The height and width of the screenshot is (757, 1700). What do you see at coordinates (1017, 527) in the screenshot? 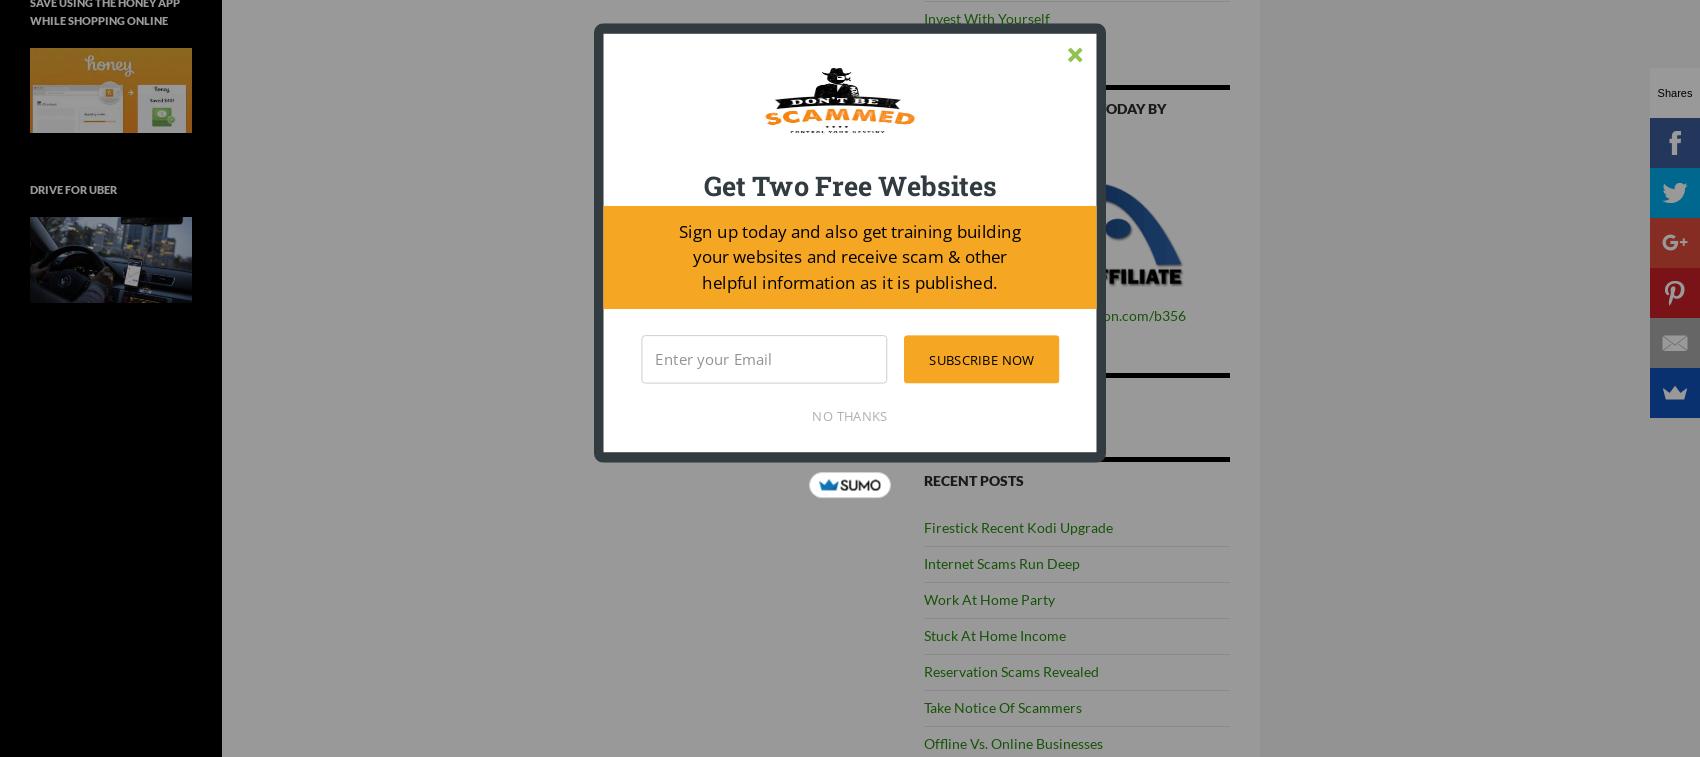
I see `'Firestick Recent Kodi Upgrade'` at bounding box center [1017, 527].